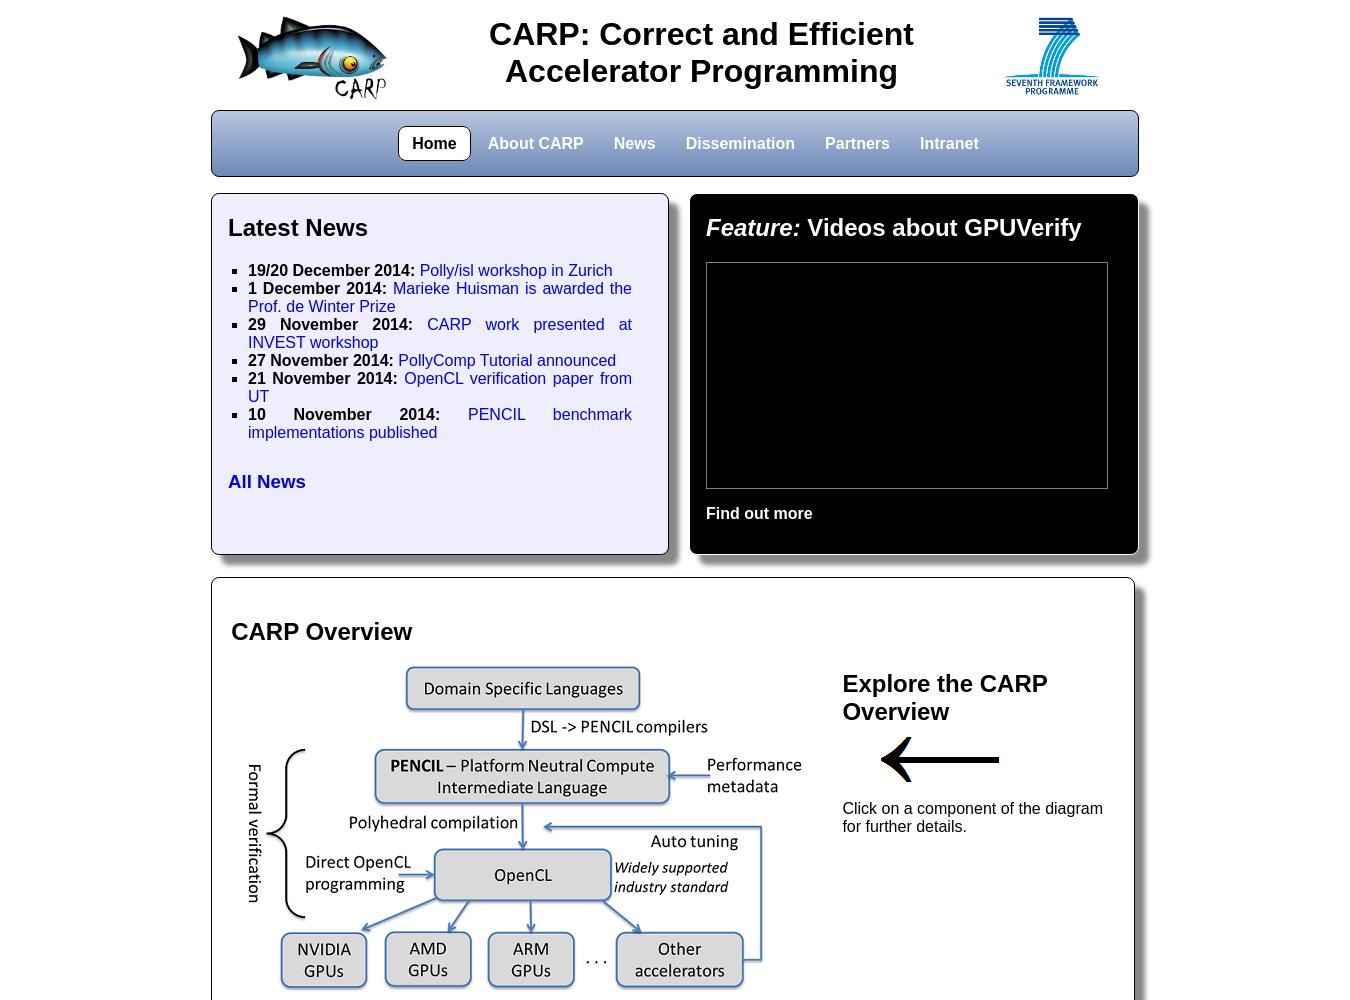 The image size is (1350, 1000). Describe the element at coordinates (738, 142) in the screenshot. I see `'Dissemination'` at that location.